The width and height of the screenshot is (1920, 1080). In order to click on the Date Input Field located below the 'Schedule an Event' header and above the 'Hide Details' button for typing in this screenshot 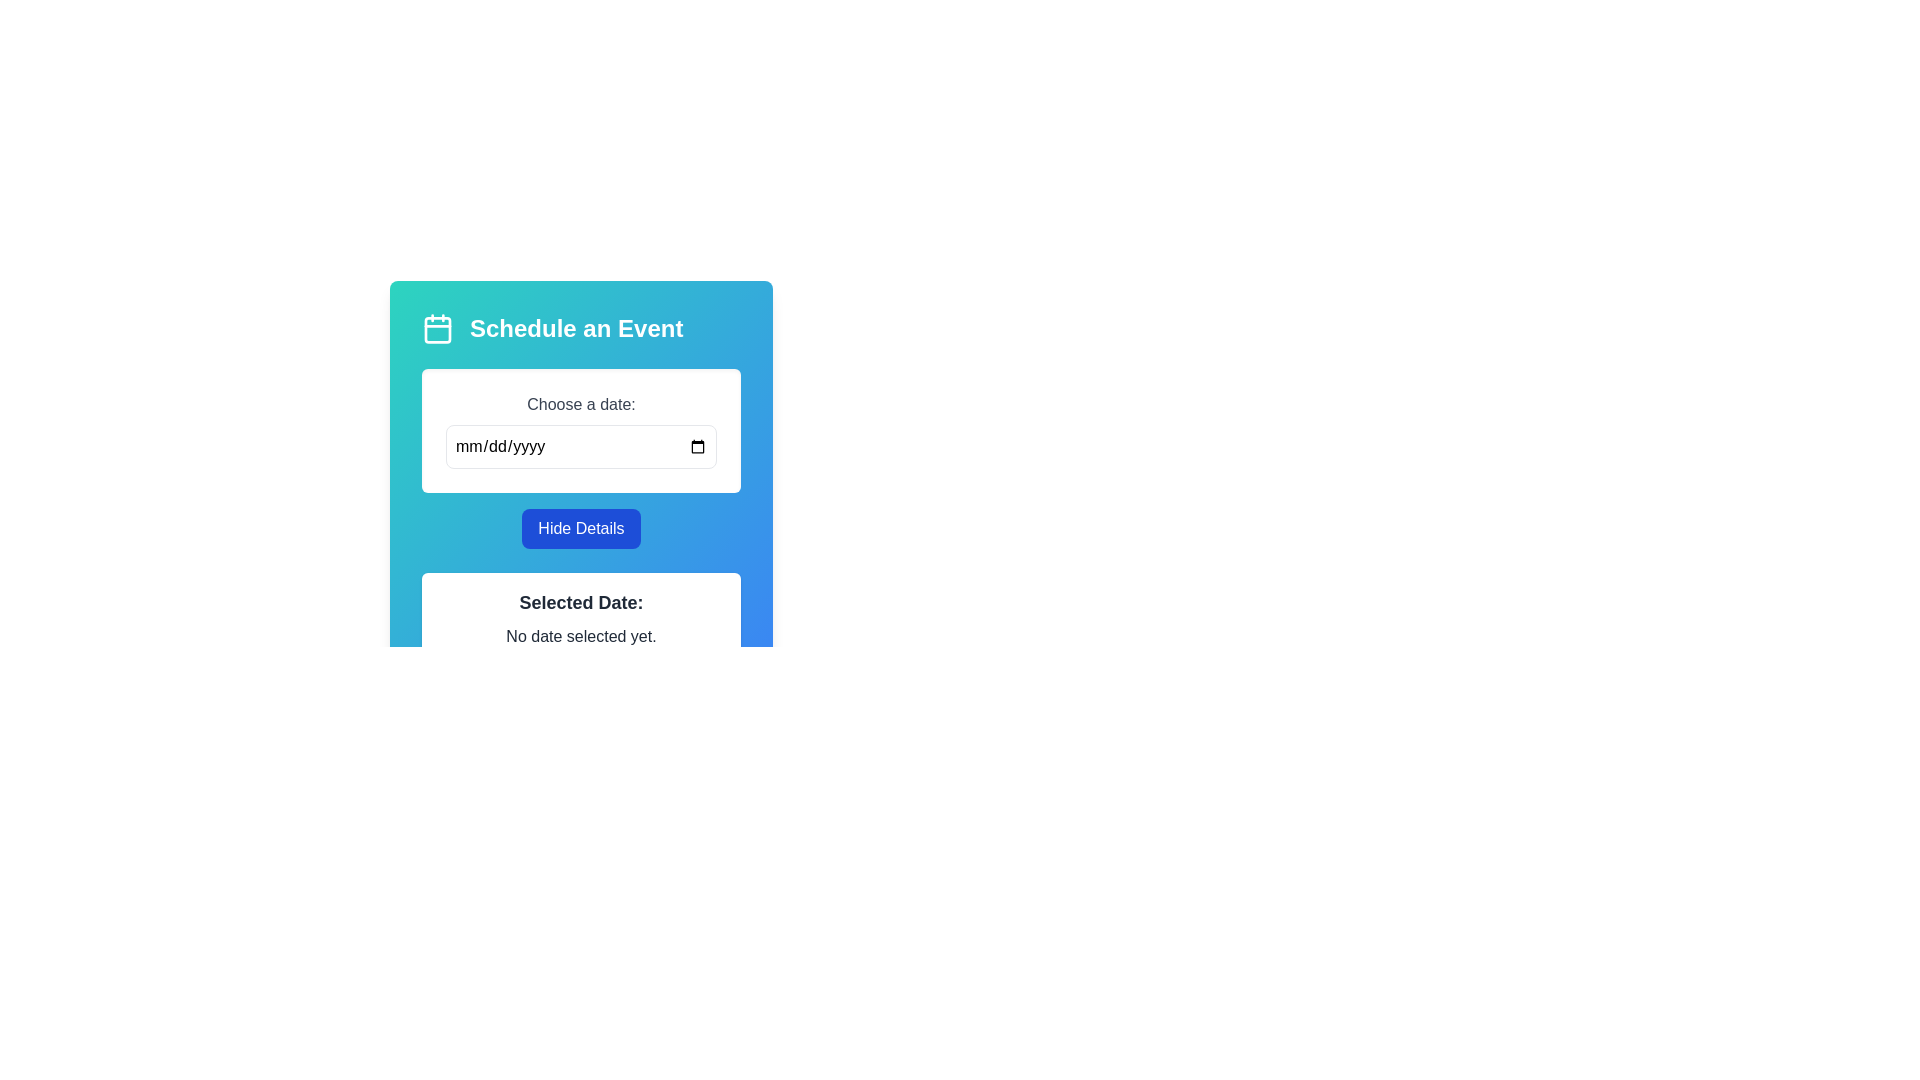, I will do `click(580, 430)`.